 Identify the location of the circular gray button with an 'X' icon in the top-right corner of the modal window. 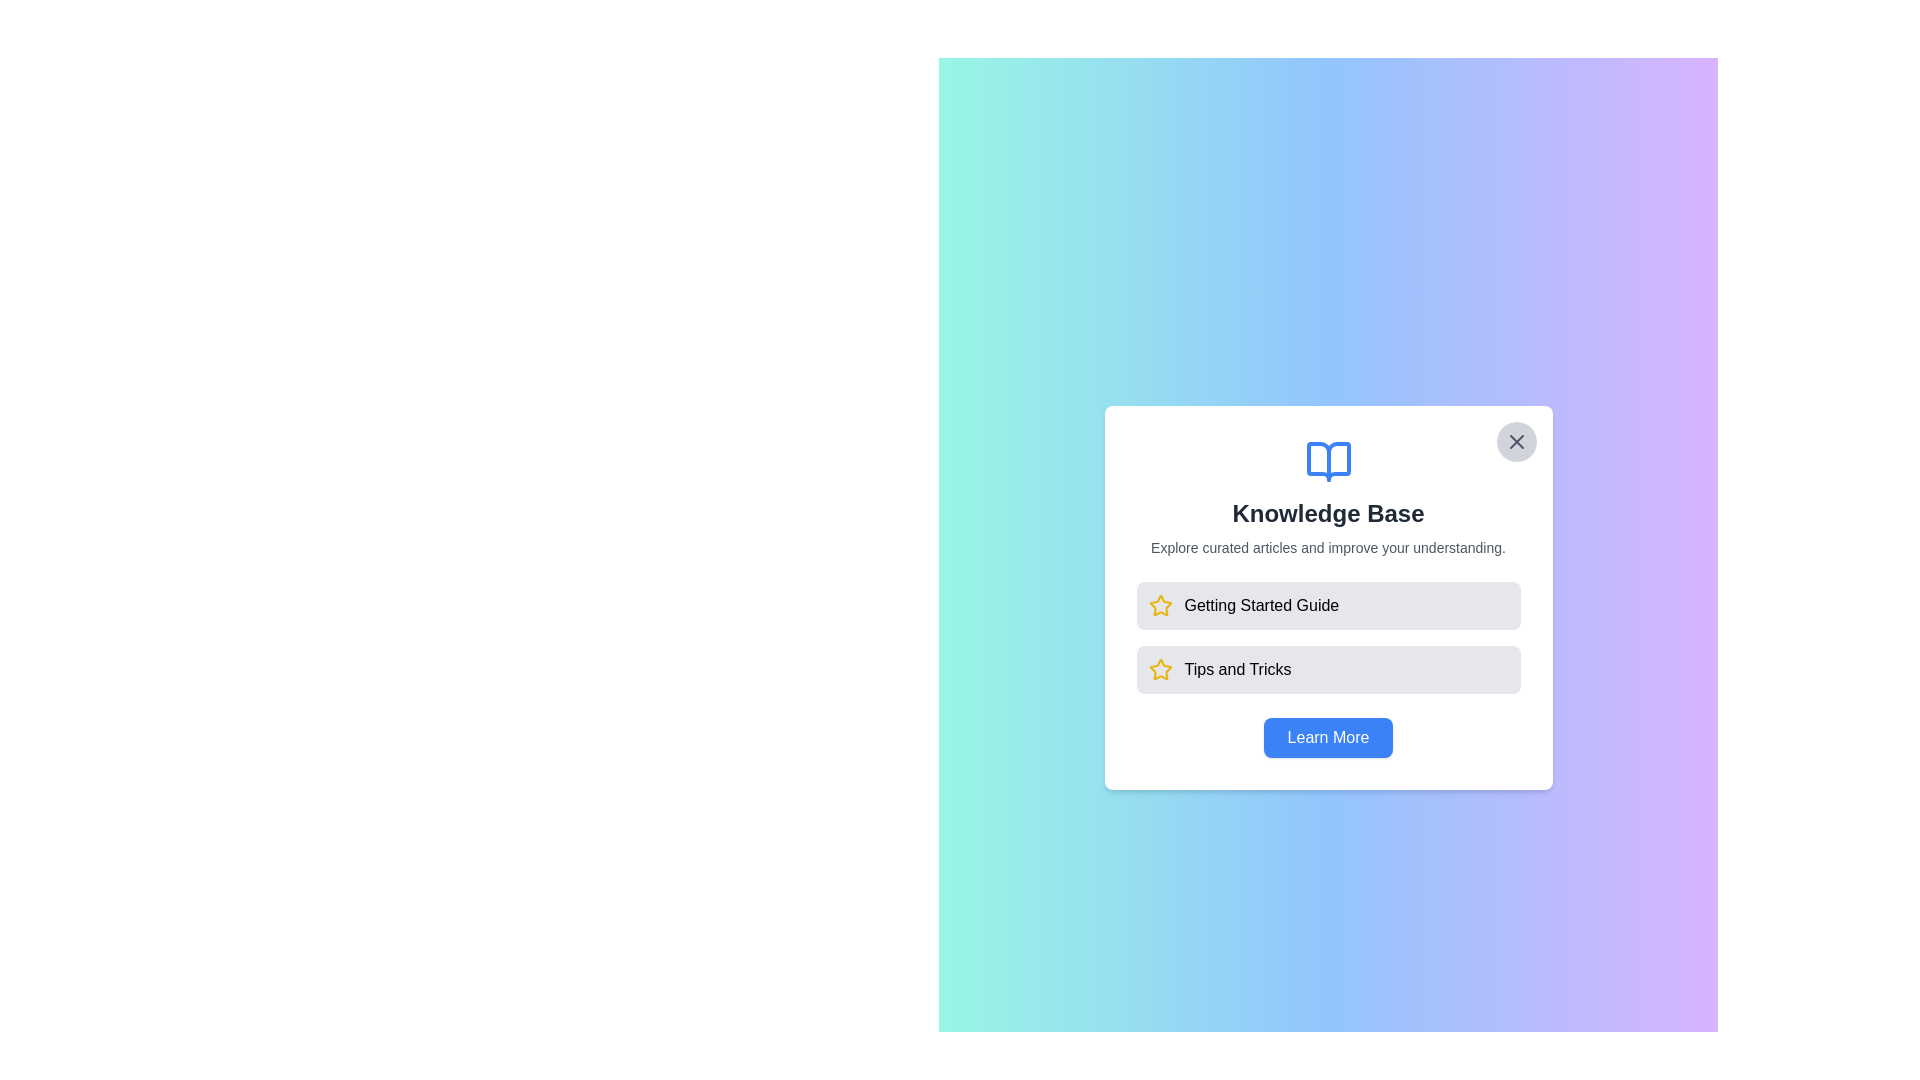
(1516, 441).